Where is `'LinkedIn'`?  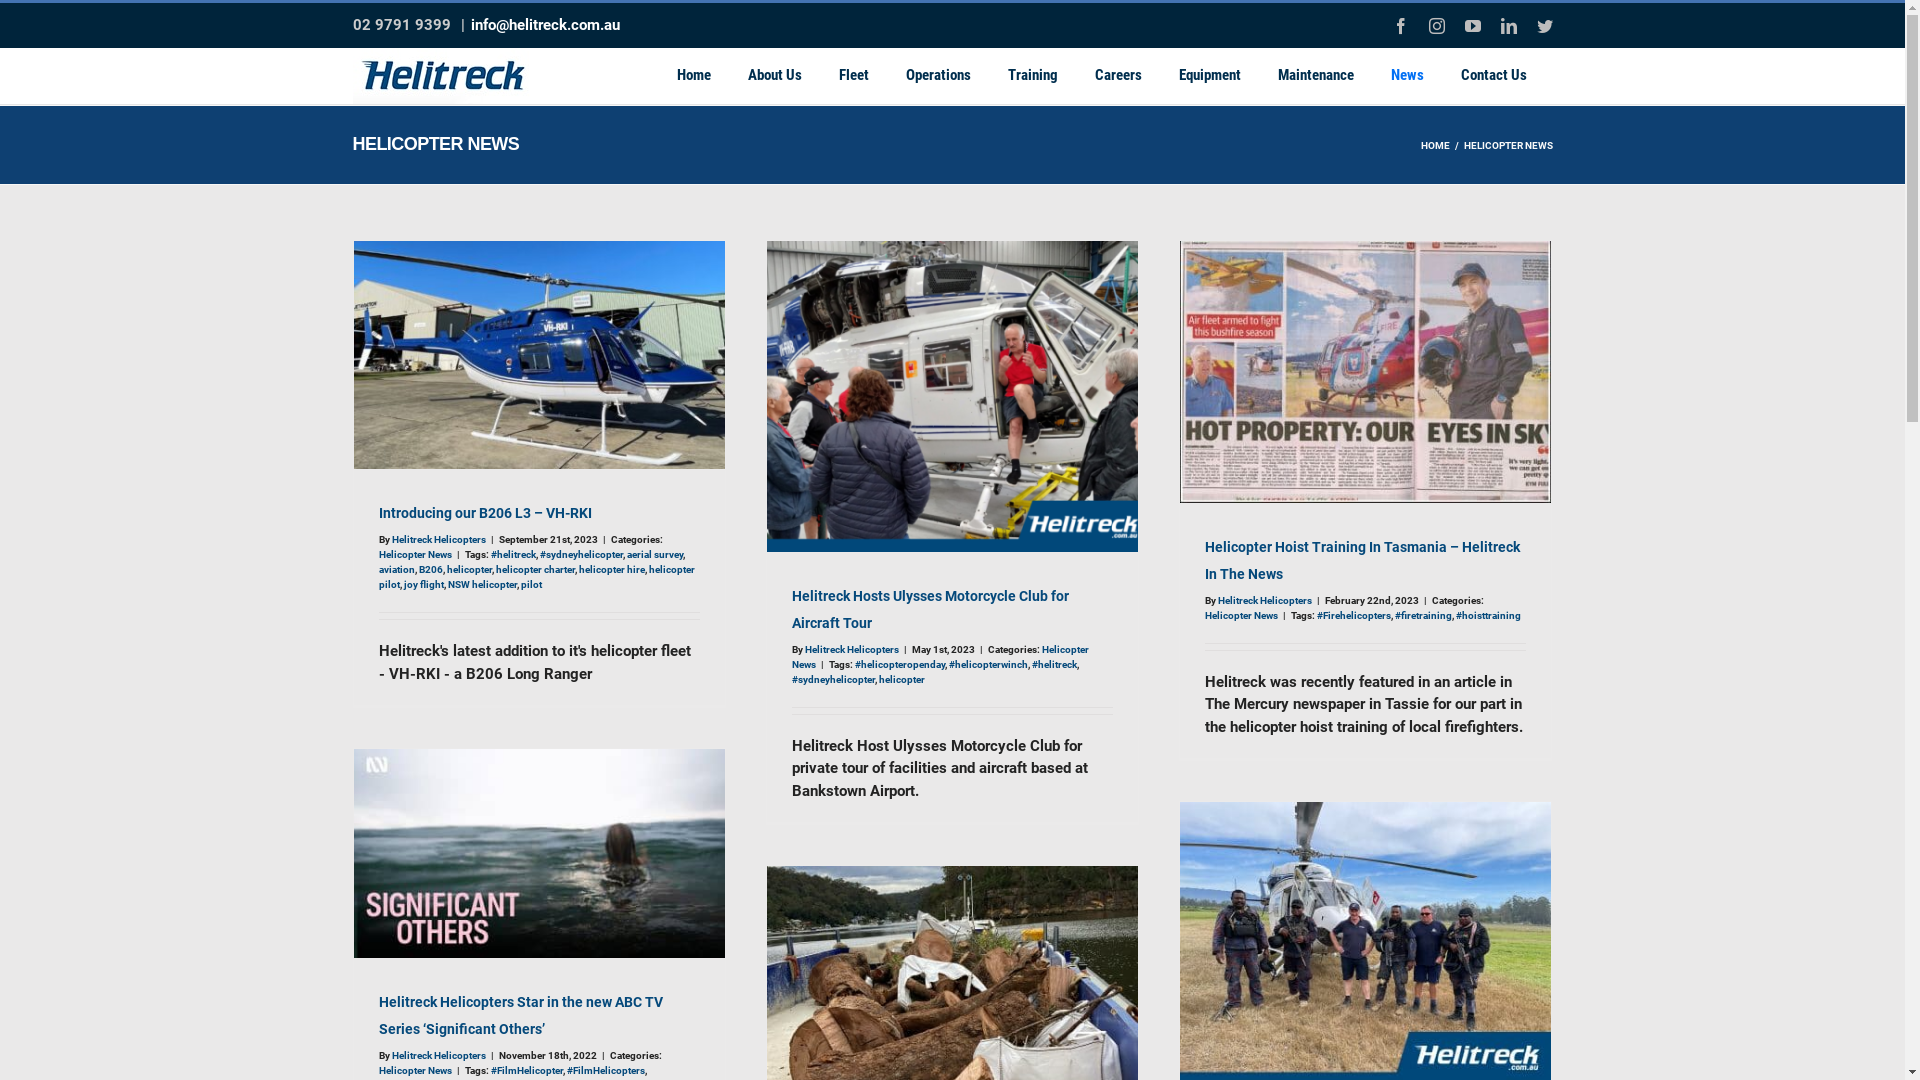 'LinkedIn' is located at coordinates (1507, 26).